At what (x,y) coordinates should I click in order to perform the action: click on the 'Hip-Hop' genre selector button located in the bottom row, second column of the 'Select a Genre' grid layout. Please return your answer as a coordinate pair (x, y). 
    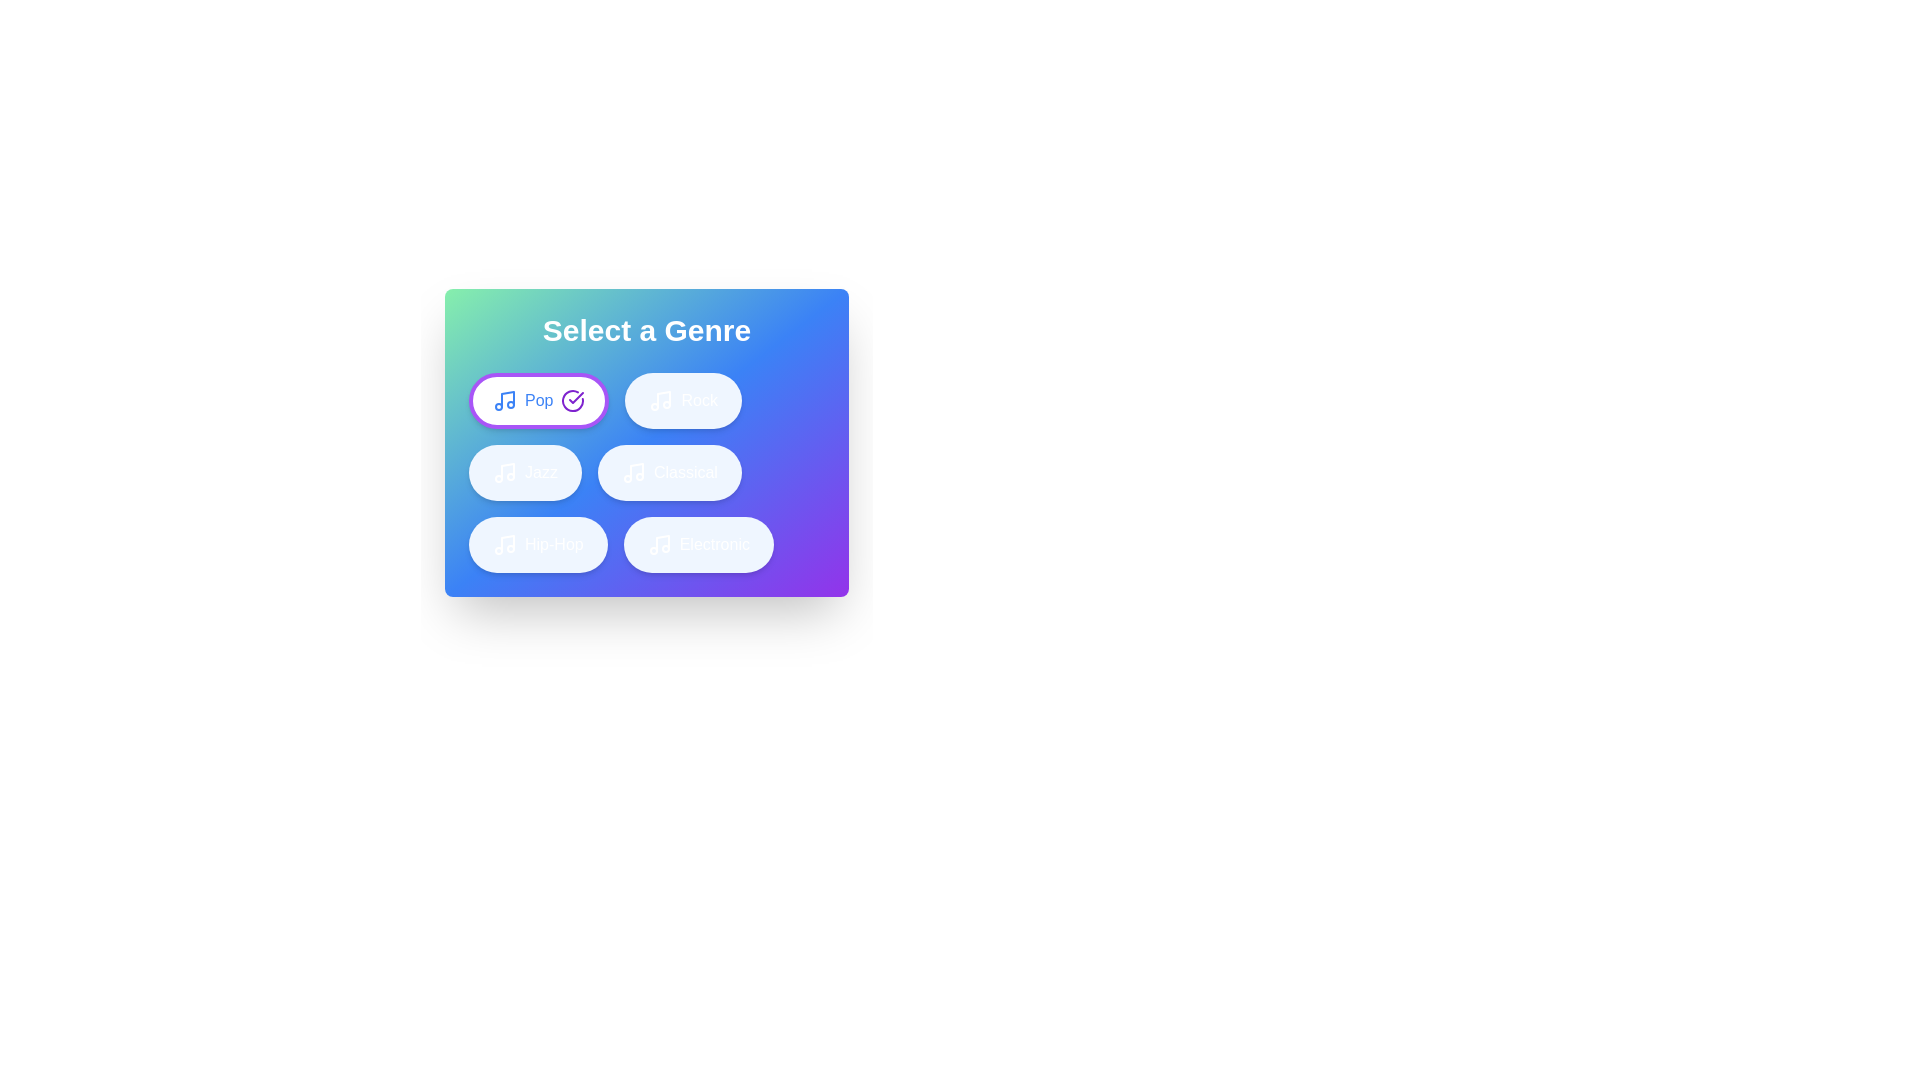
    Looking at the image, I should click on (538, 544).